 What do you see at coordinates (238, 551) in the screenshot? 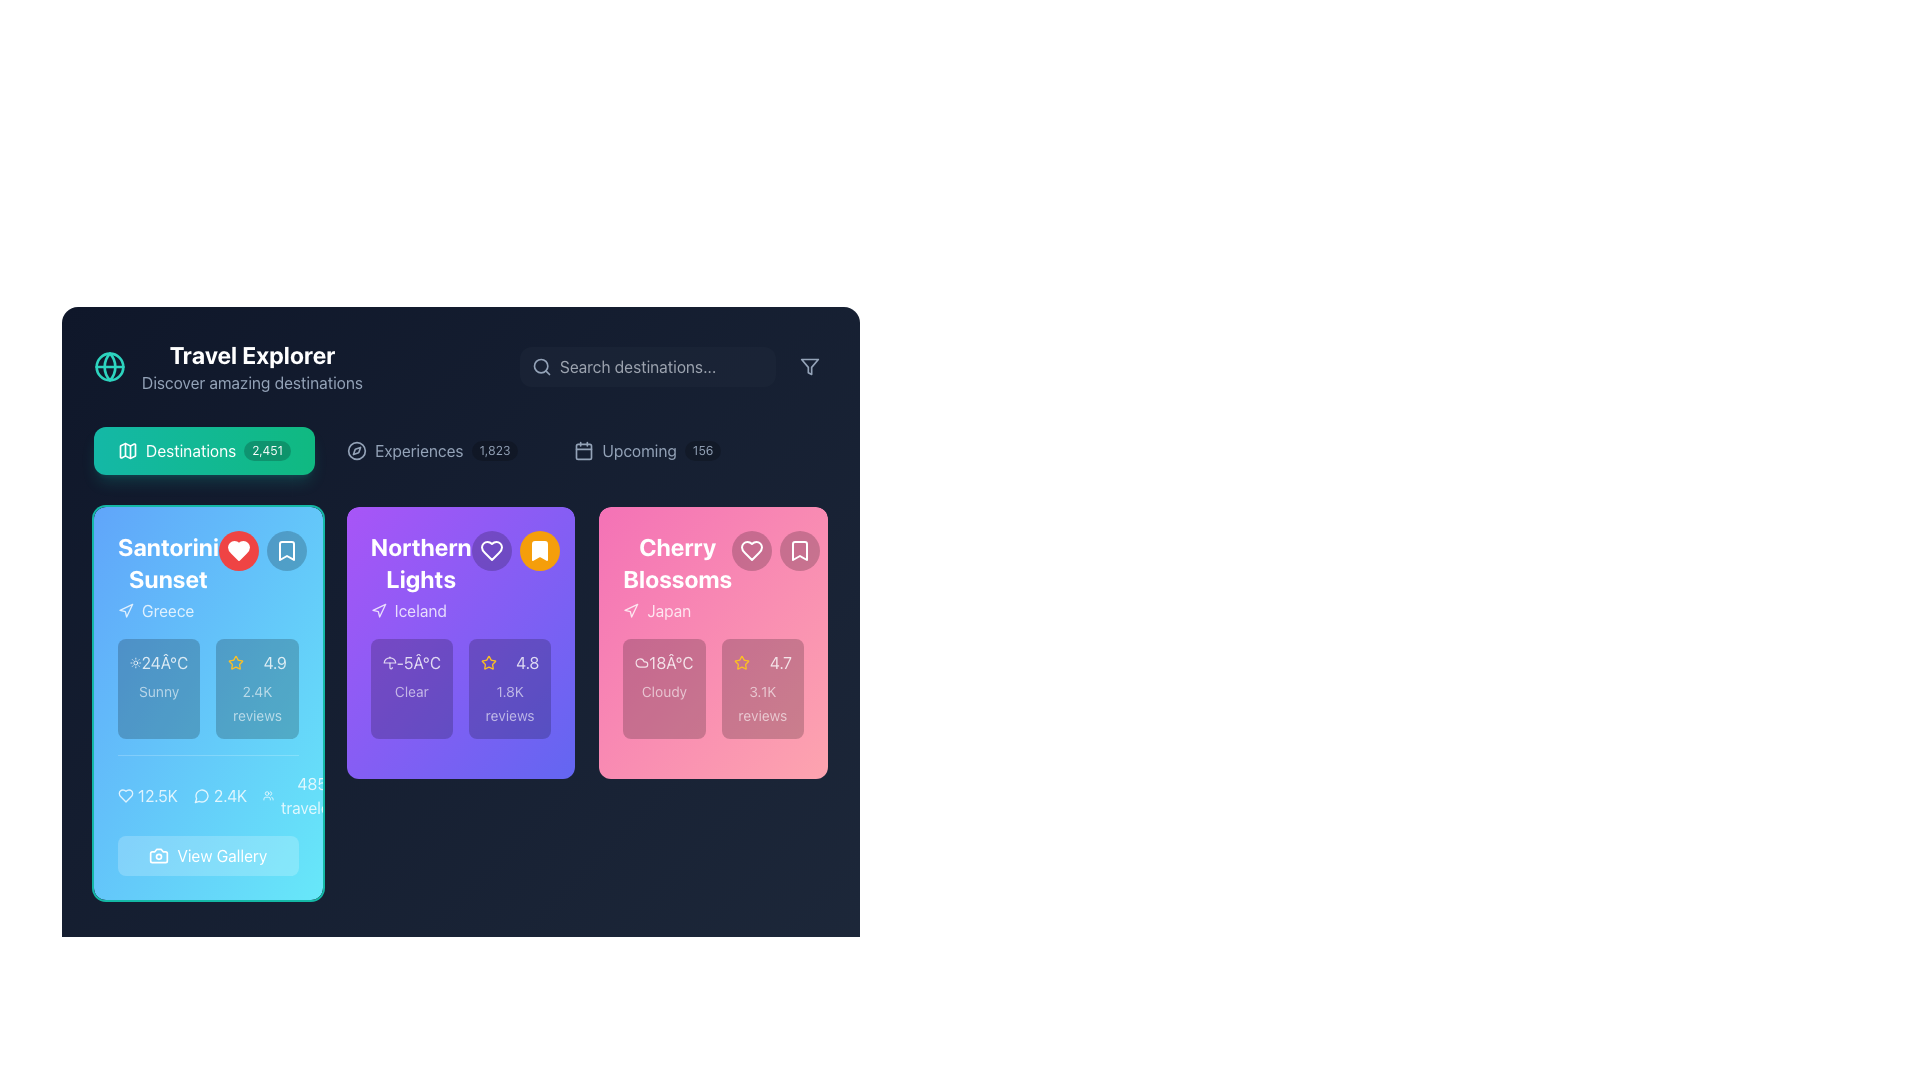
I see `the favorite button located at the top right corner of the 'Santorini Sunset' destination card` at bounding box center [238, 551].